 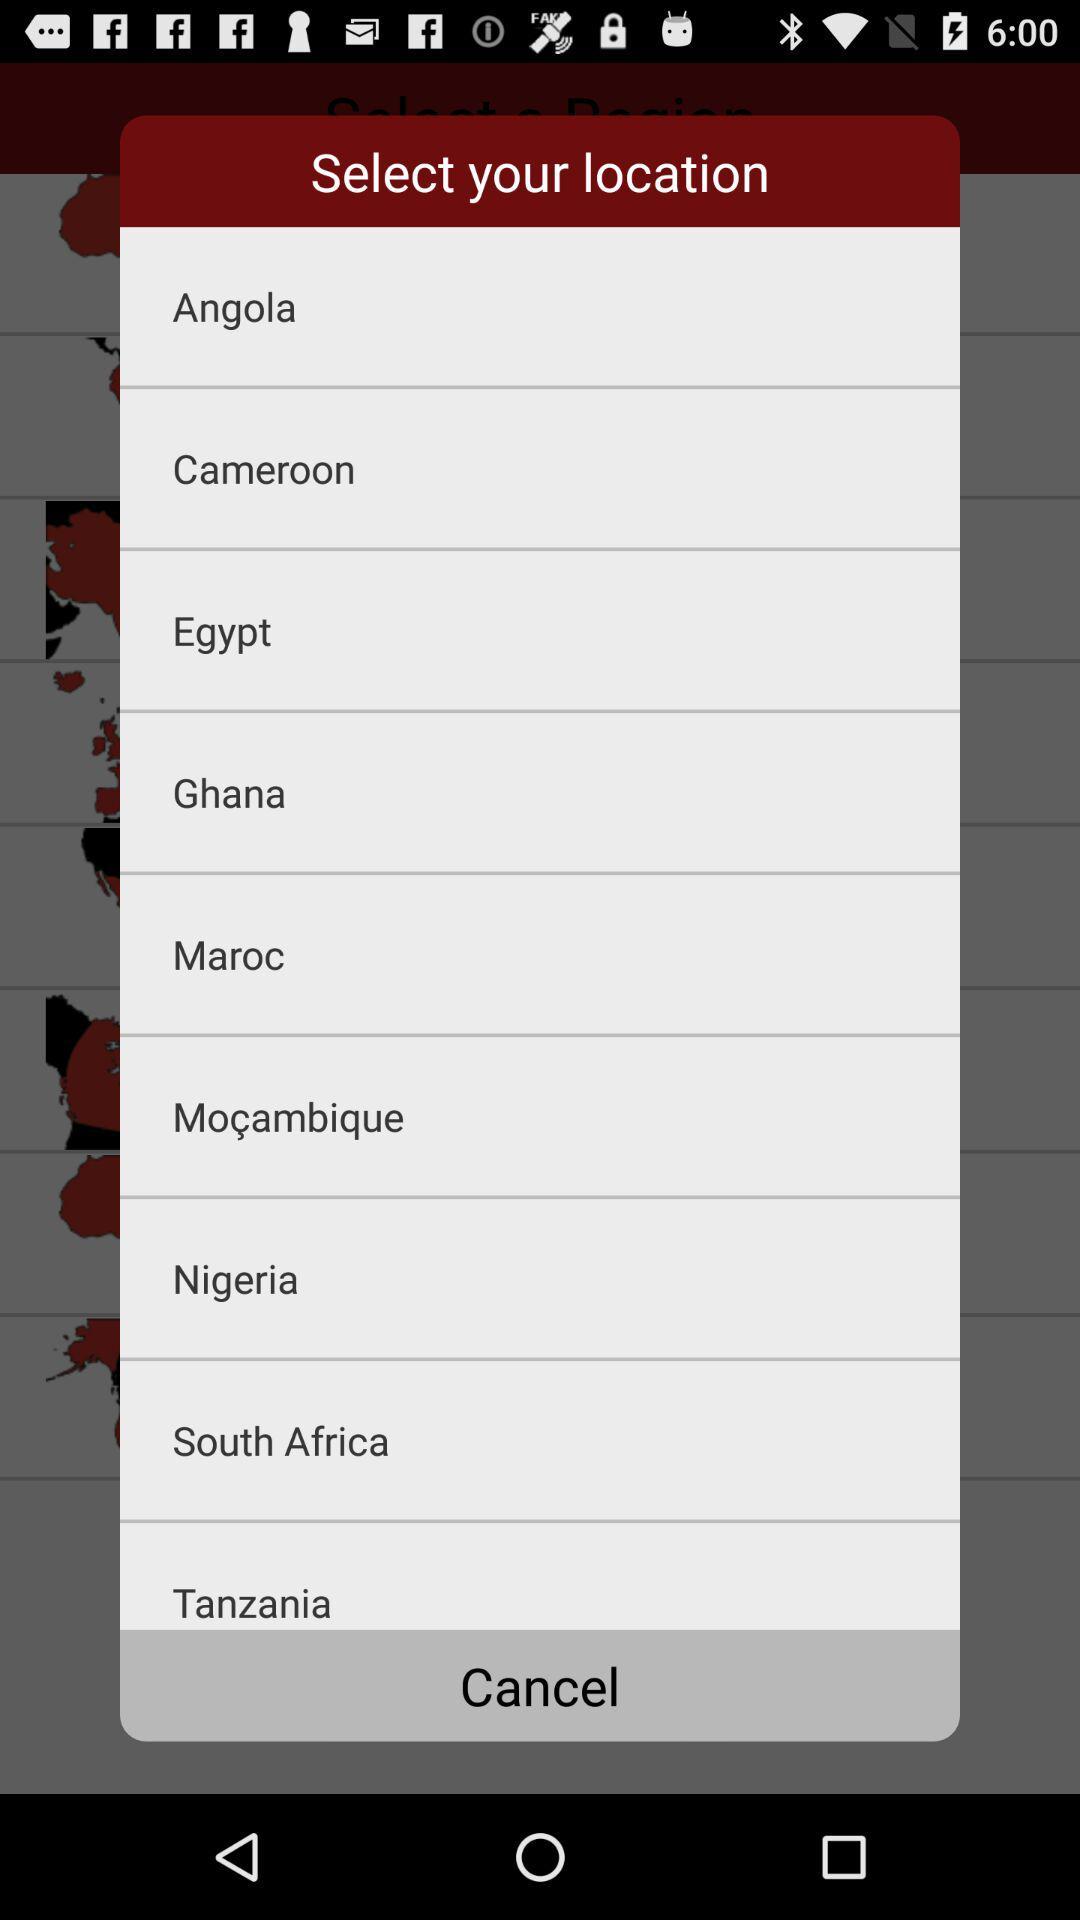 I want to click on the cancel app, so click(x=540, y=1684).